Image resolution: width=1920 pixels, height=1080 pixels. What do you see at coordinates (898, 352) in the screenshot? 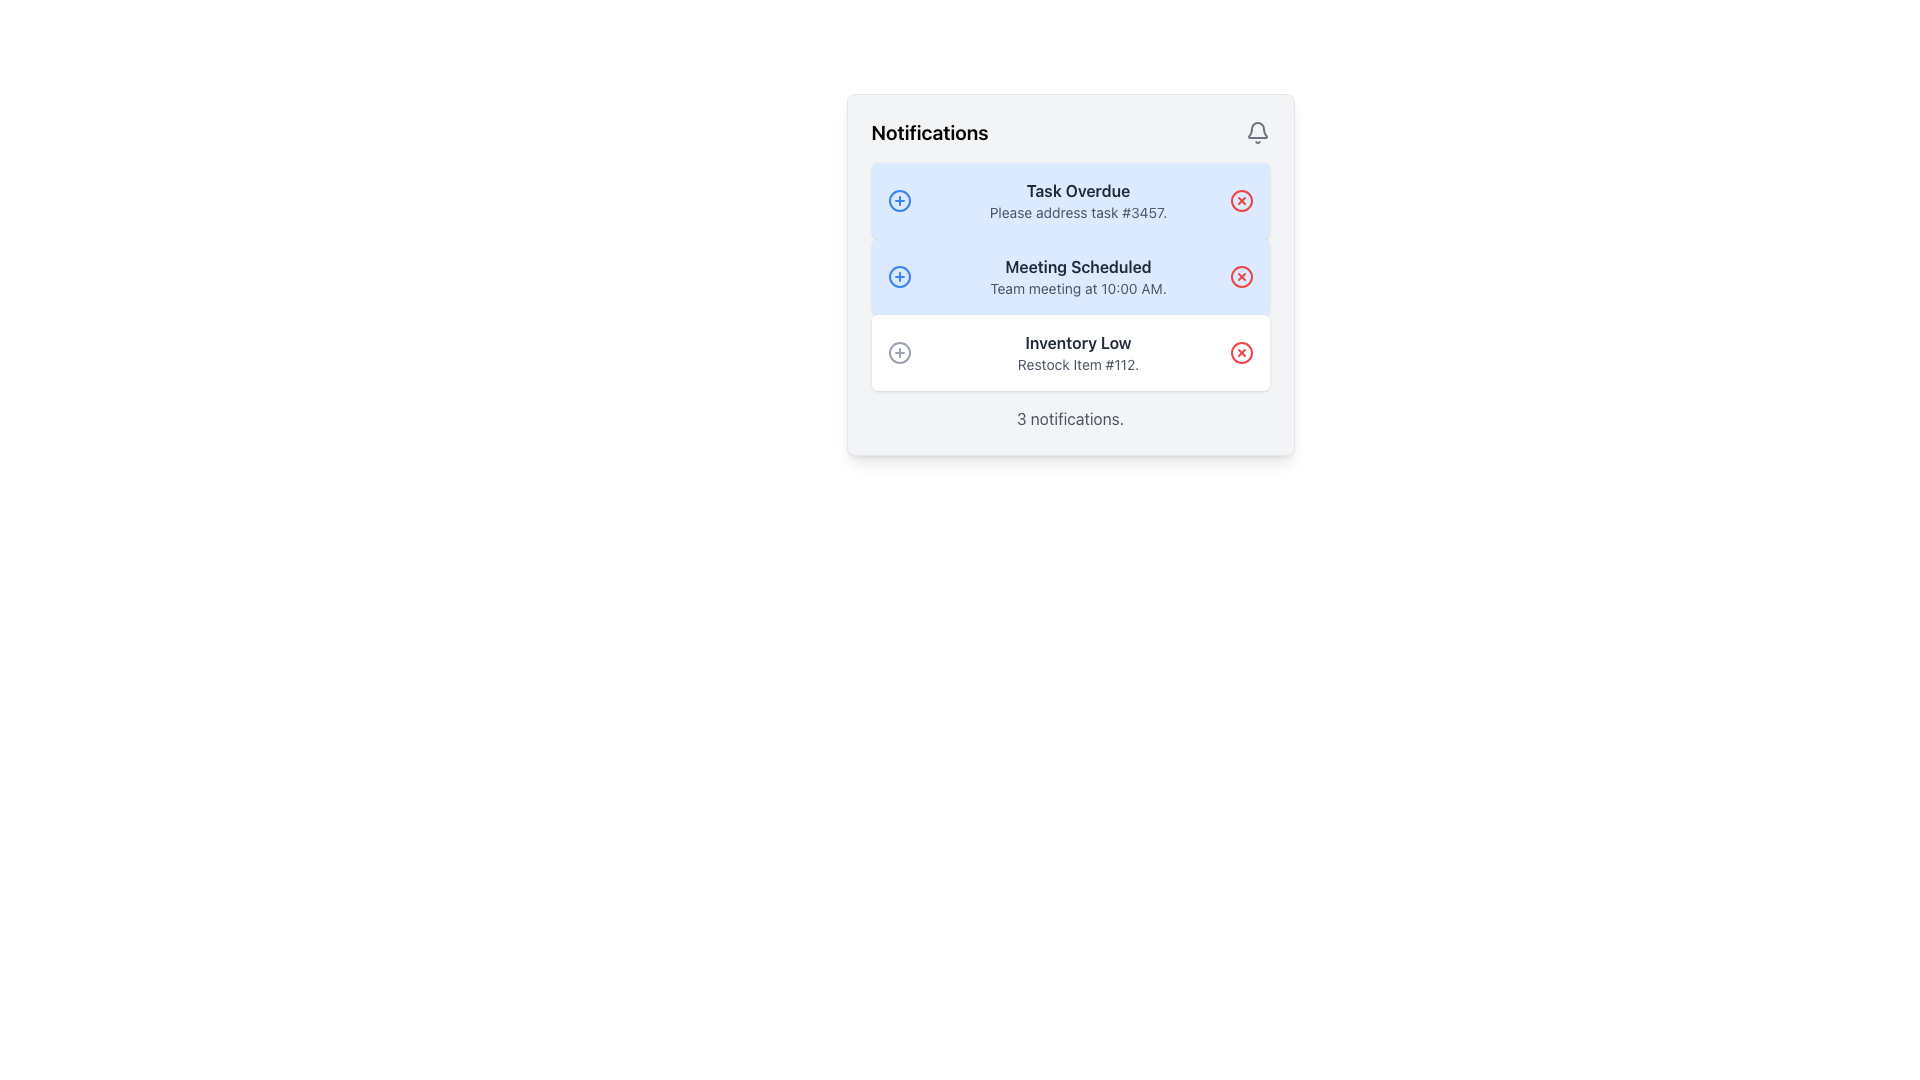
I see `the action-triggering button for the notification titled 'Inventory Low', located to the left side of the notification content` at bounding box center [898, 352].